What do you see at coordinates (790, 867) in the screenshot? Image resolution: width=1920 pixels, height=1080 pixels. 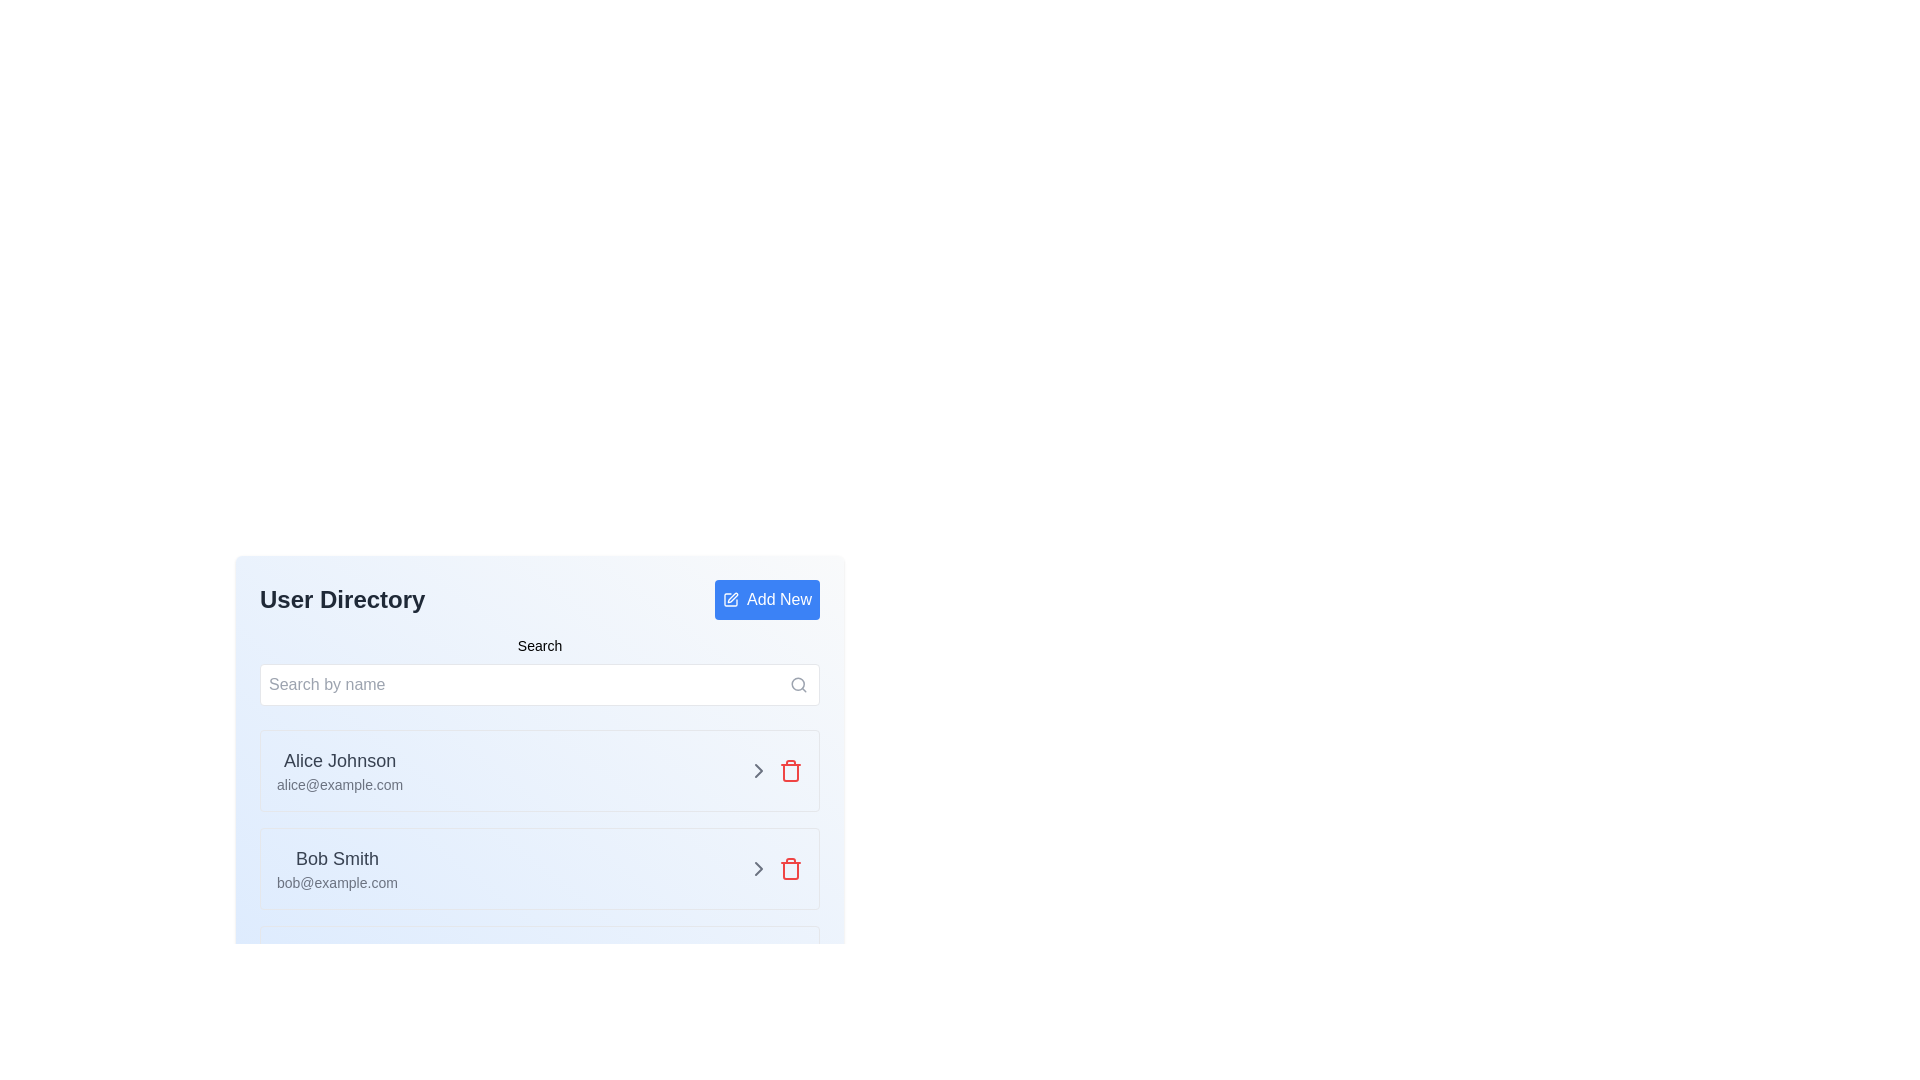 I see `the red-colored trash icon representing delete functionality, located to the far-right of the second user entry in the user directory interface` at bounding box center [790, 867].